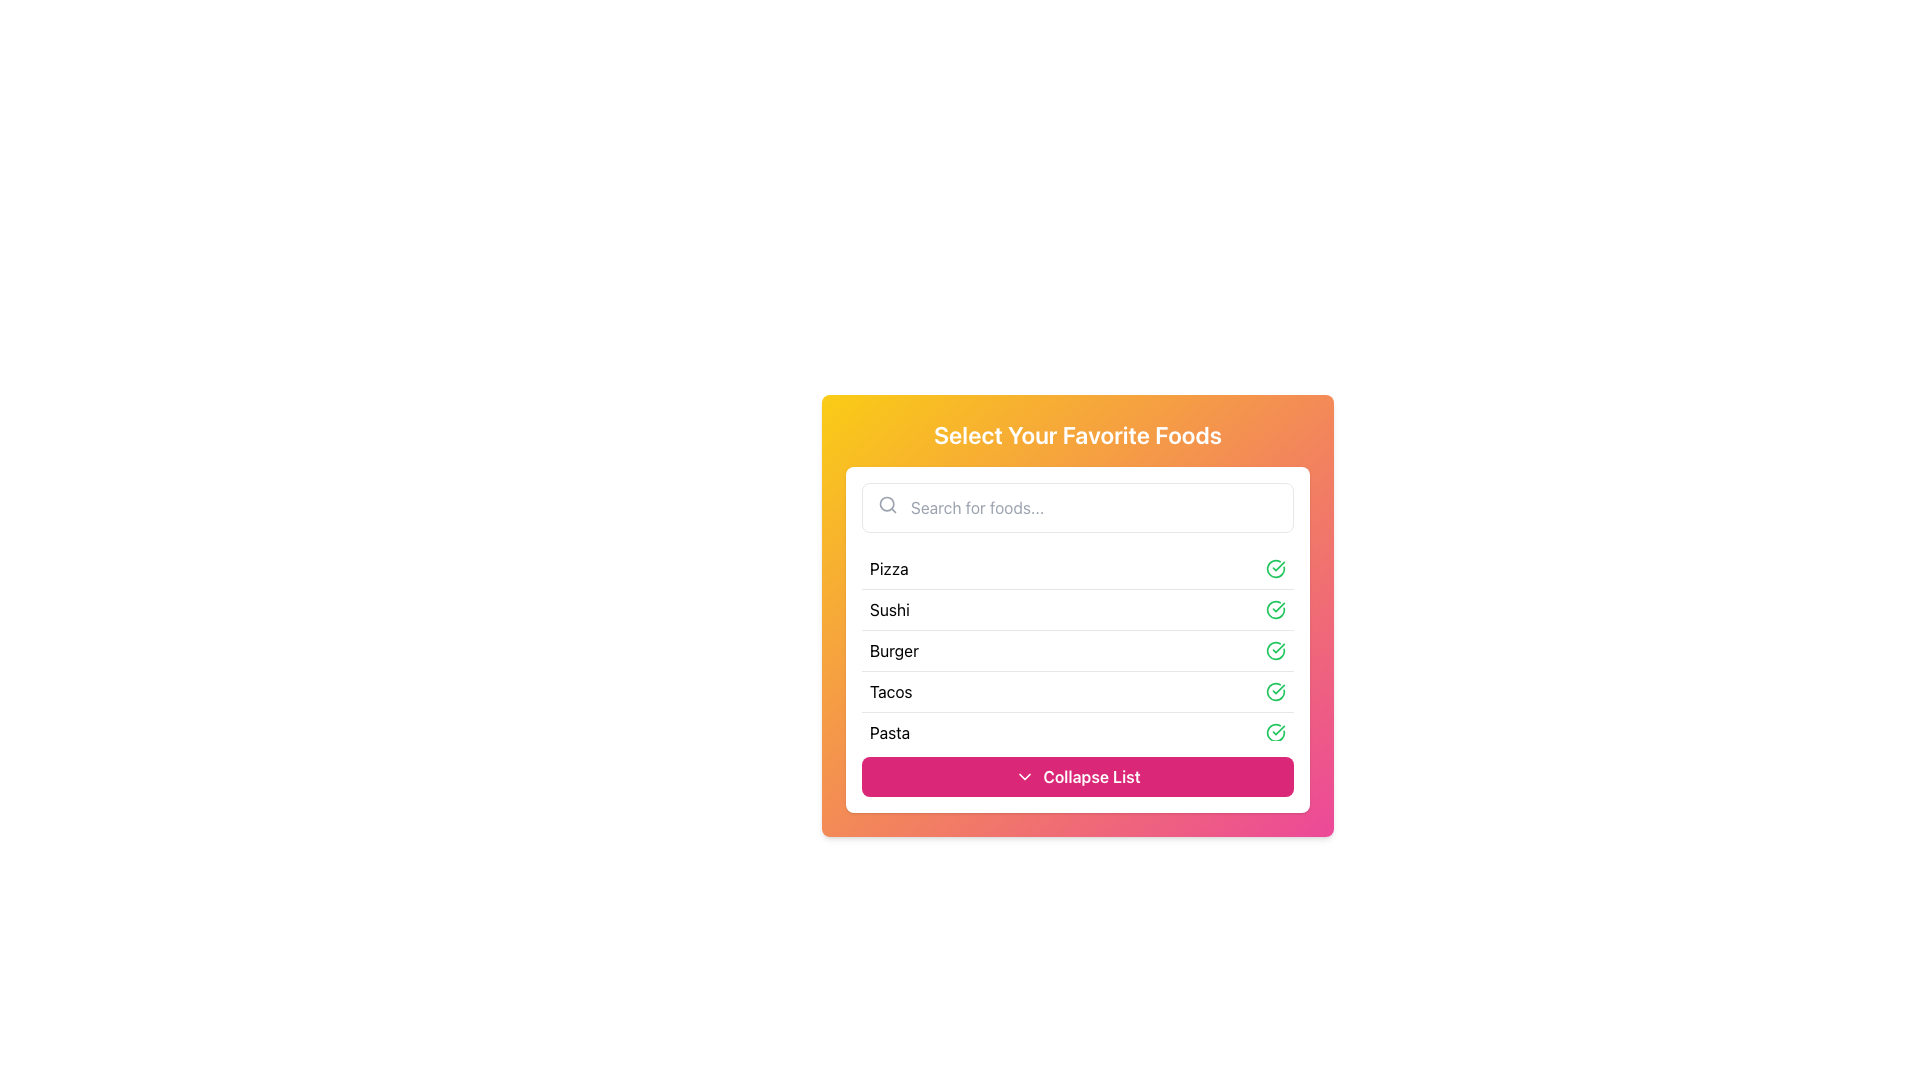  Describe the element at coordinates (1077, 733) in the screenshot. I see `the selectable list item labeled 'Pasta' with a green checkmark` at that location.